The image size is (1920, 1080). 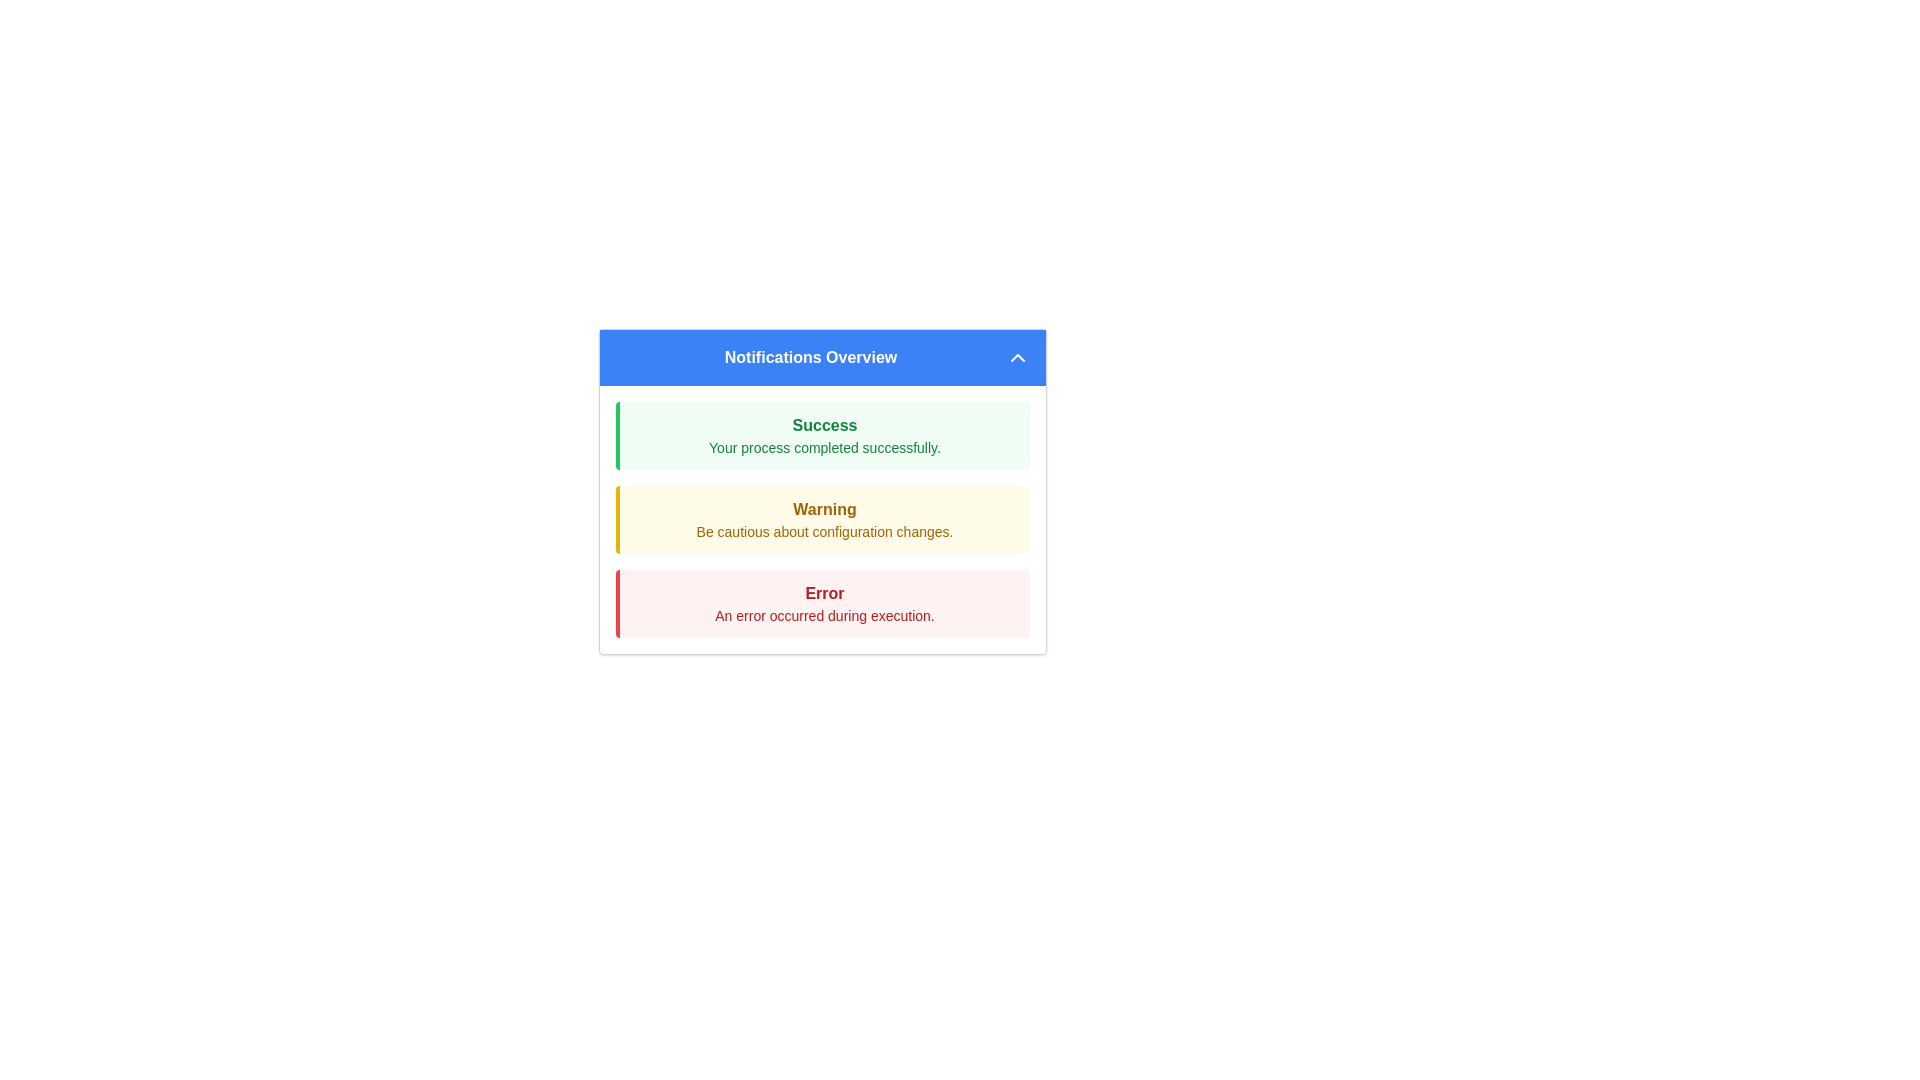 What do you see at coordinates (825, 615) in the screenshot?
I see `the text label displaying 'An error occurred during execution.' which is styled in small red font and located below the text 'Error' within a notification banner` at bounding box center [825, 615].